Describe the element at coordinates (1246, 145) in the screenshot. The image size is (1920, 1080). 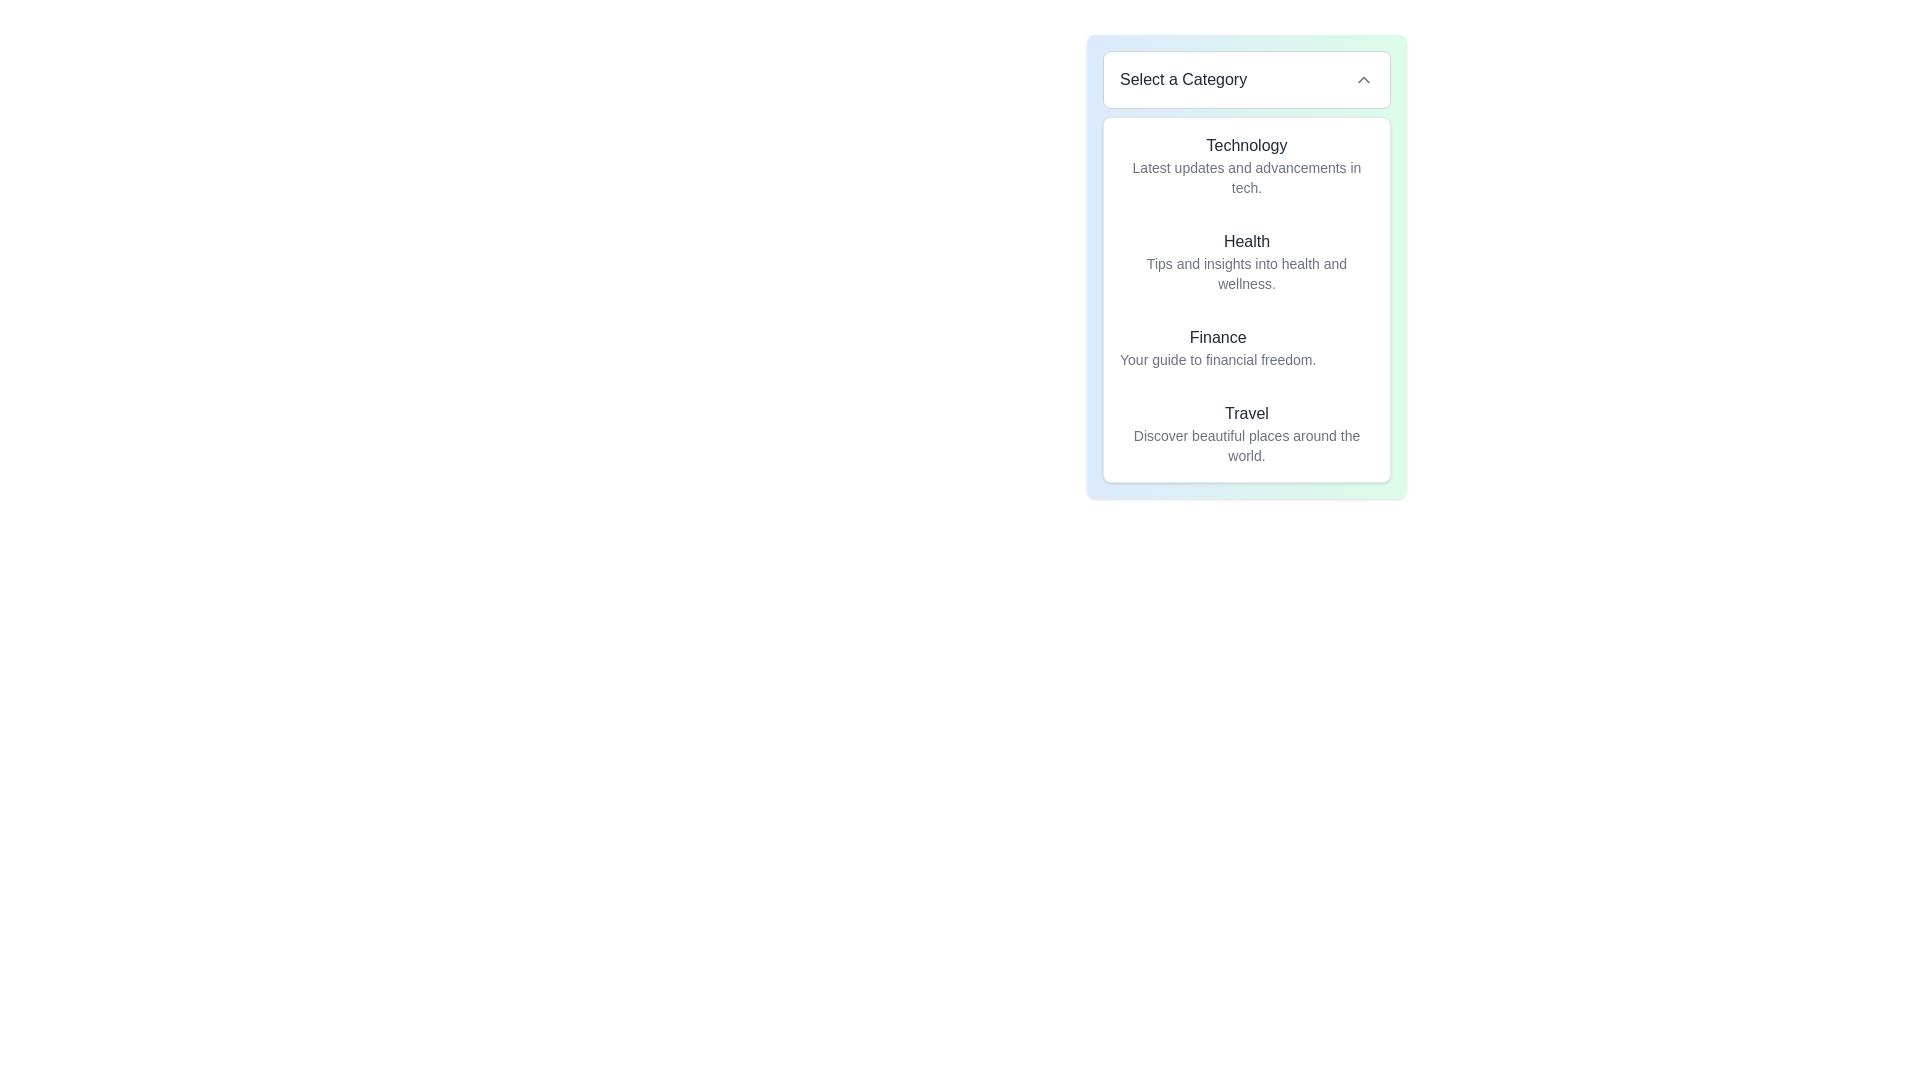
I see `text label displaying 'Technology', which is styled in bold, dark gray font and located at the top of the section, above 'Latest updates and advancements in tech.'` at that location.